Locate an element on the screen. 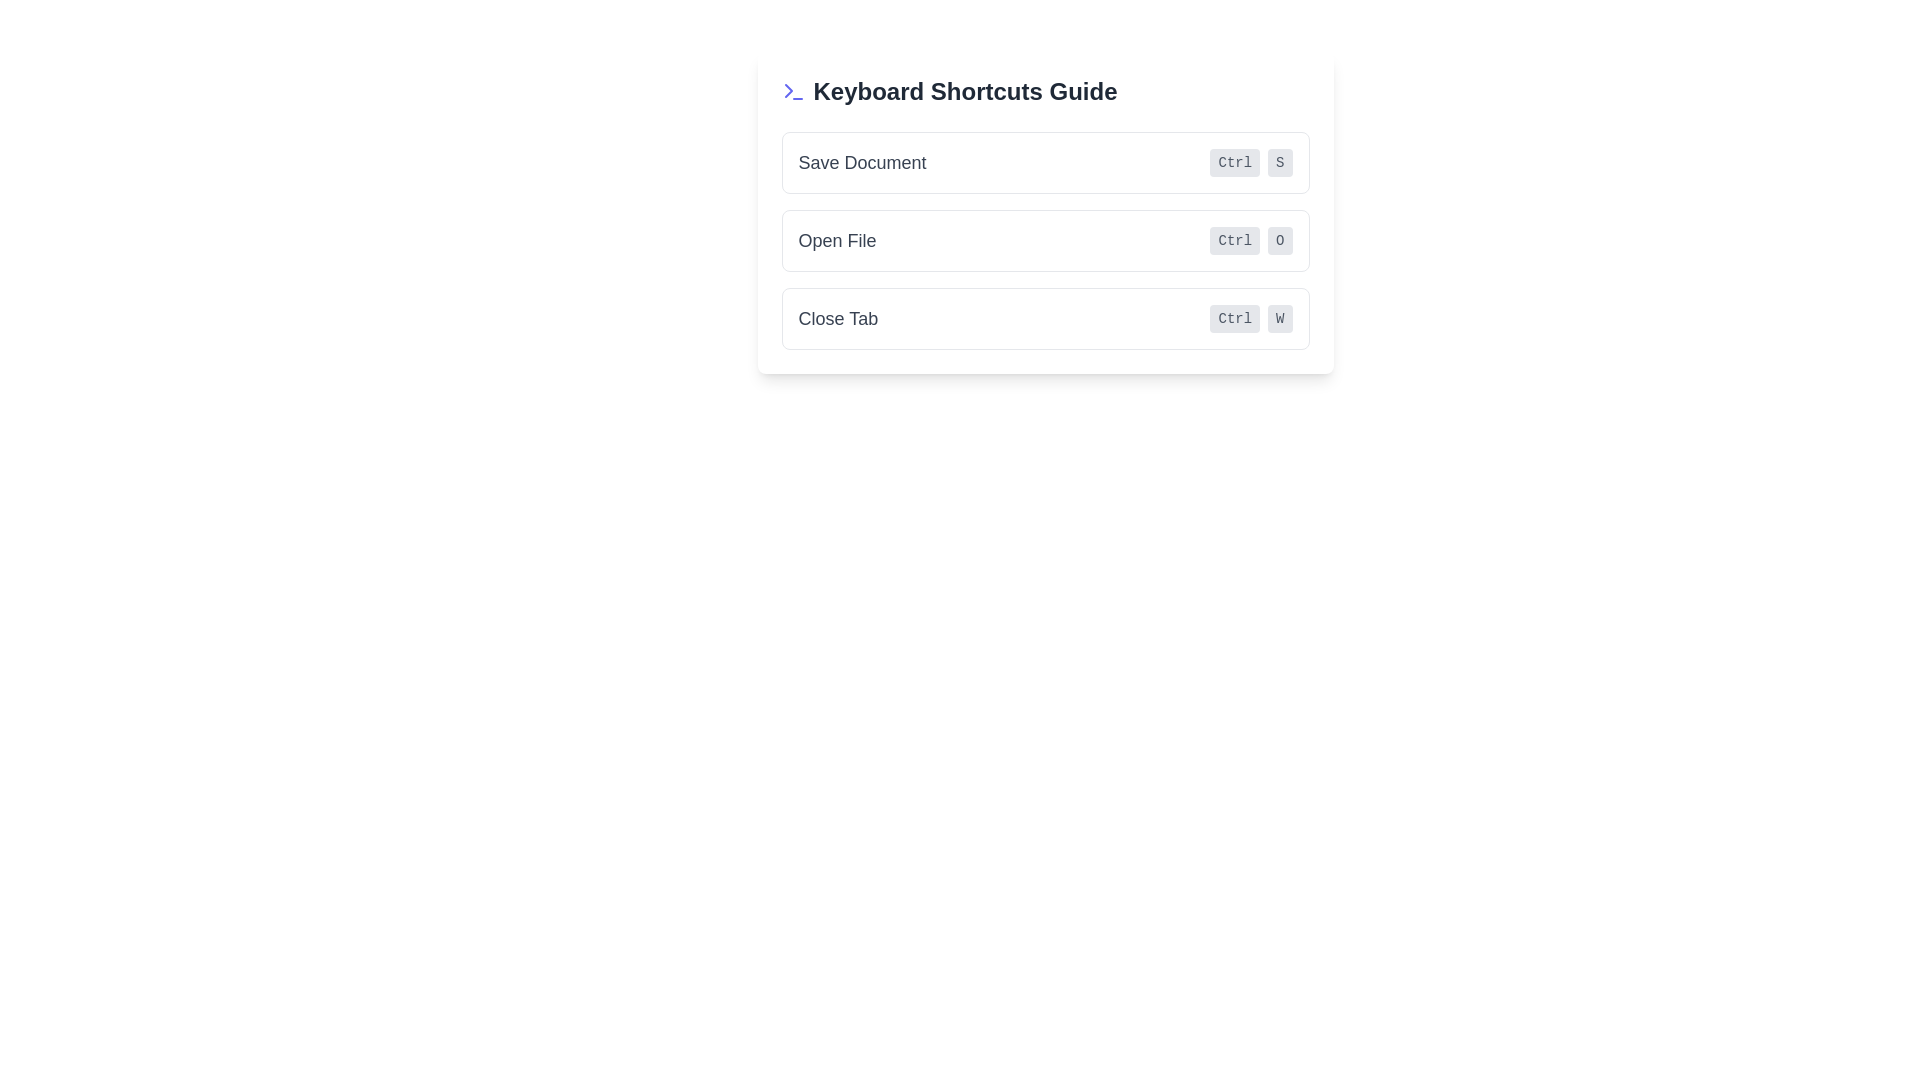 The width and height of the screenshot is (1920, 1080). the label that describes the 'Ctrl O' keyboard shortcut, which is the leftmost text in the second row of the keyboard shortcuts list is located at coordinates (837, 239).